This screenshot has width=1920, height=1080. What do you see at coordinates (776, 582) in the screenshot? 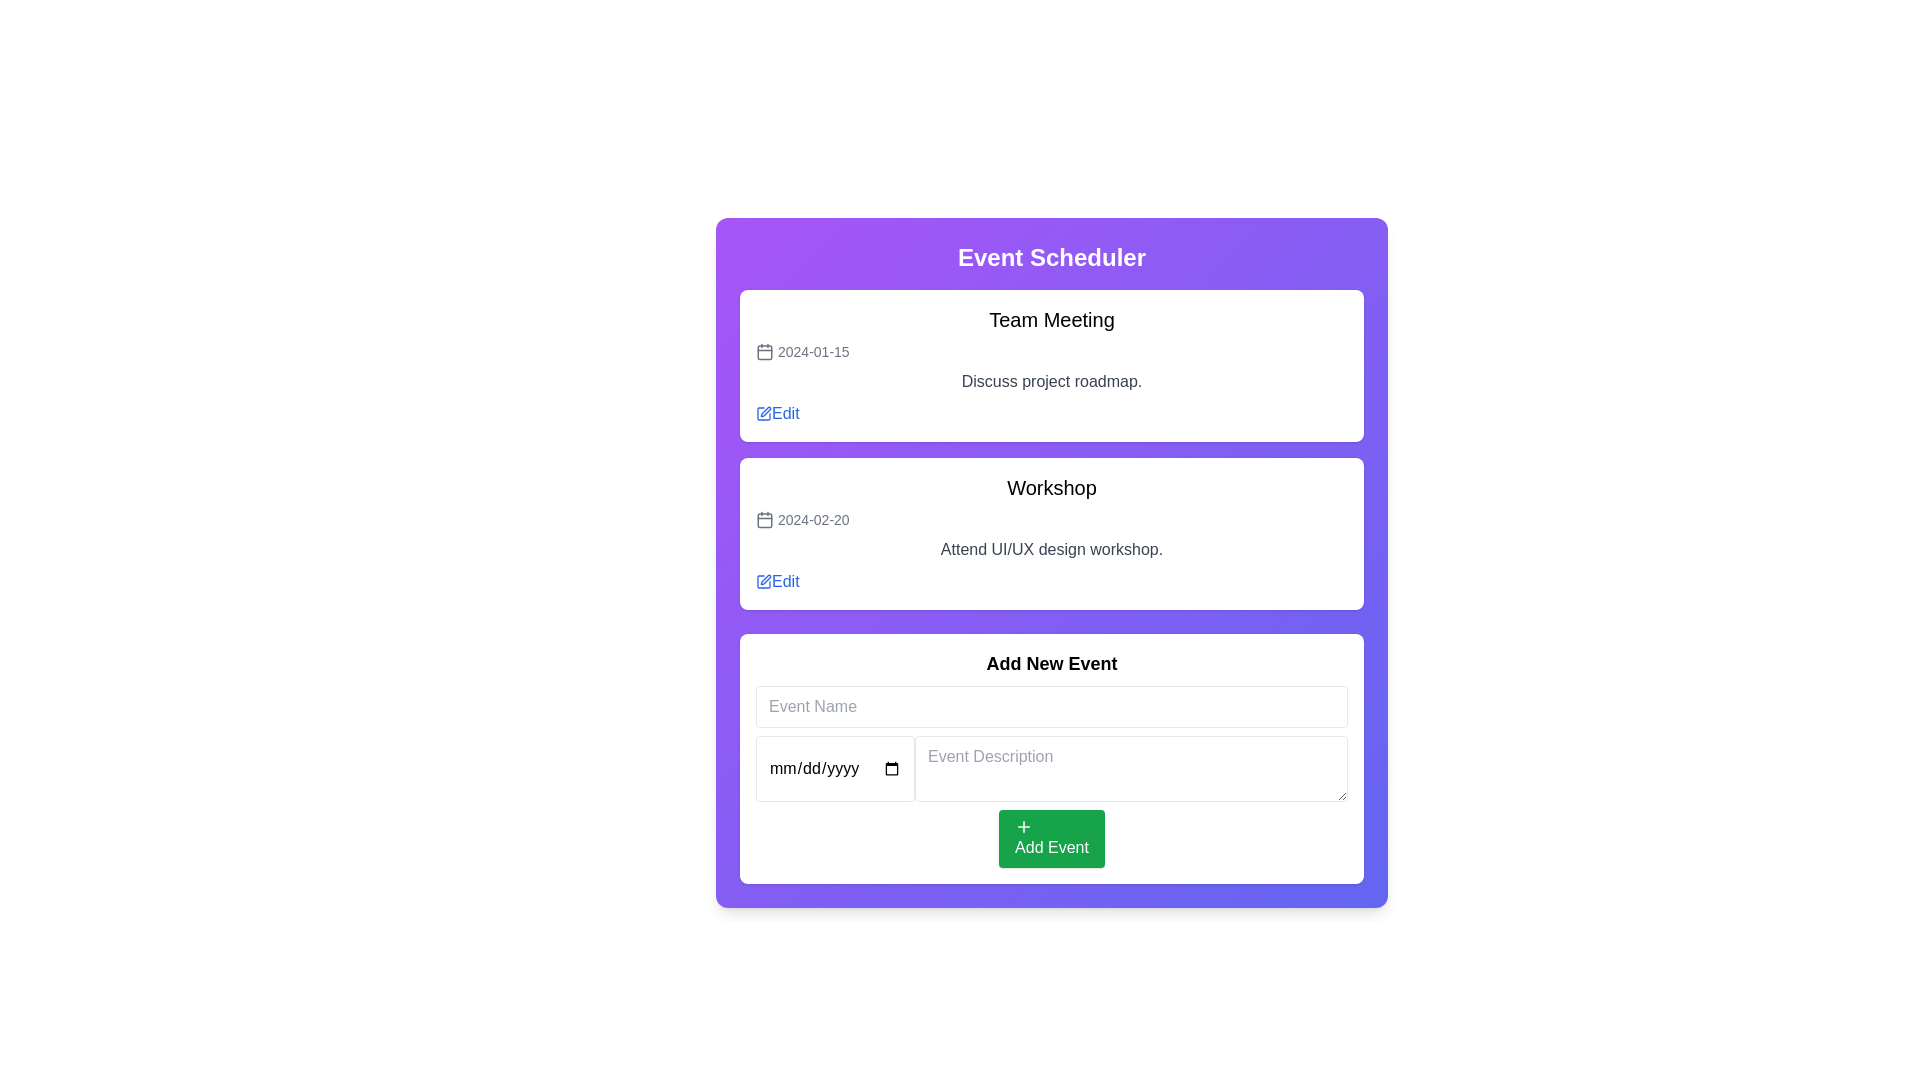
I see `the small blue link labeled 'Edit' next to the date '2024-02-20' to initiate editing of the 'Workshop' event` at bounding box center [776, 582].